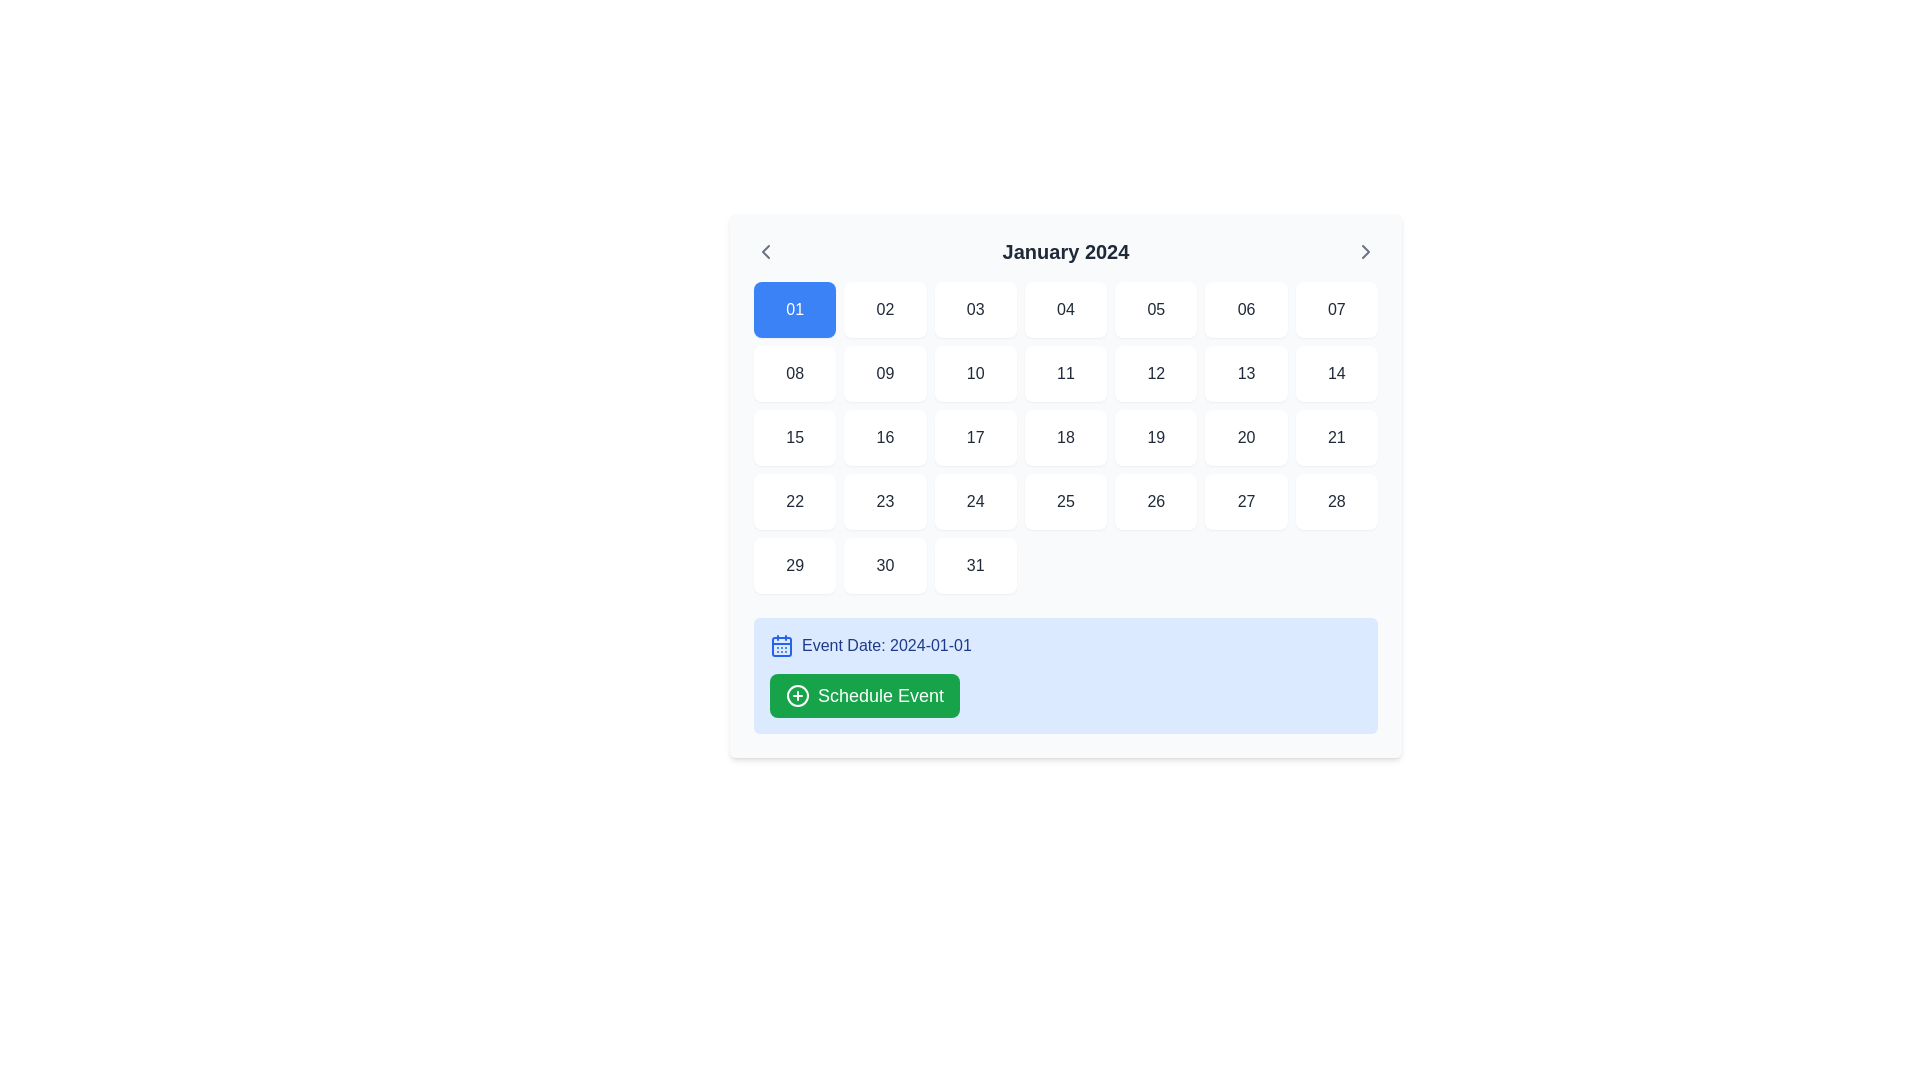  I want to click on the button representing the third day of the month in the calendar interface, so click(975, 309).